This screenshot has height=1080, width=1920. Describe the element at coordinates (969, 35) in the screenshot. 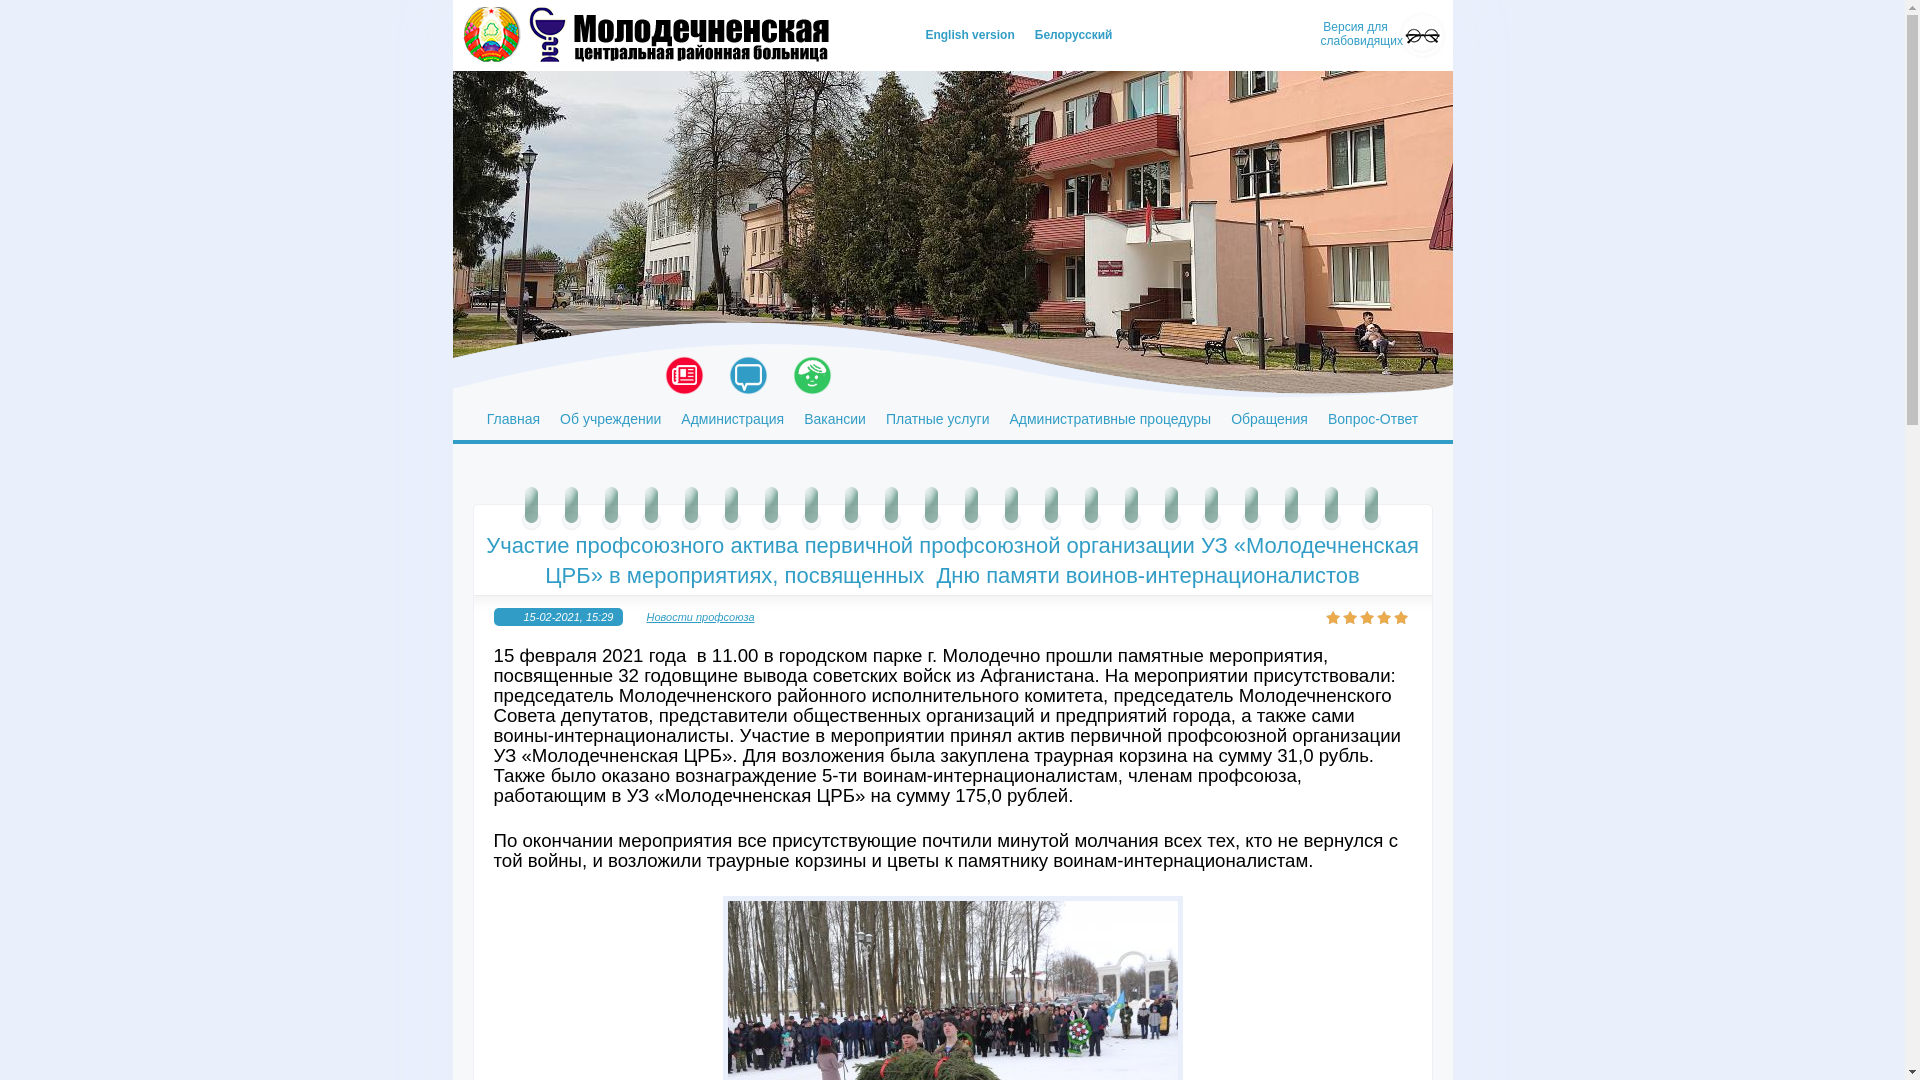

I see `'English version'` at that location.